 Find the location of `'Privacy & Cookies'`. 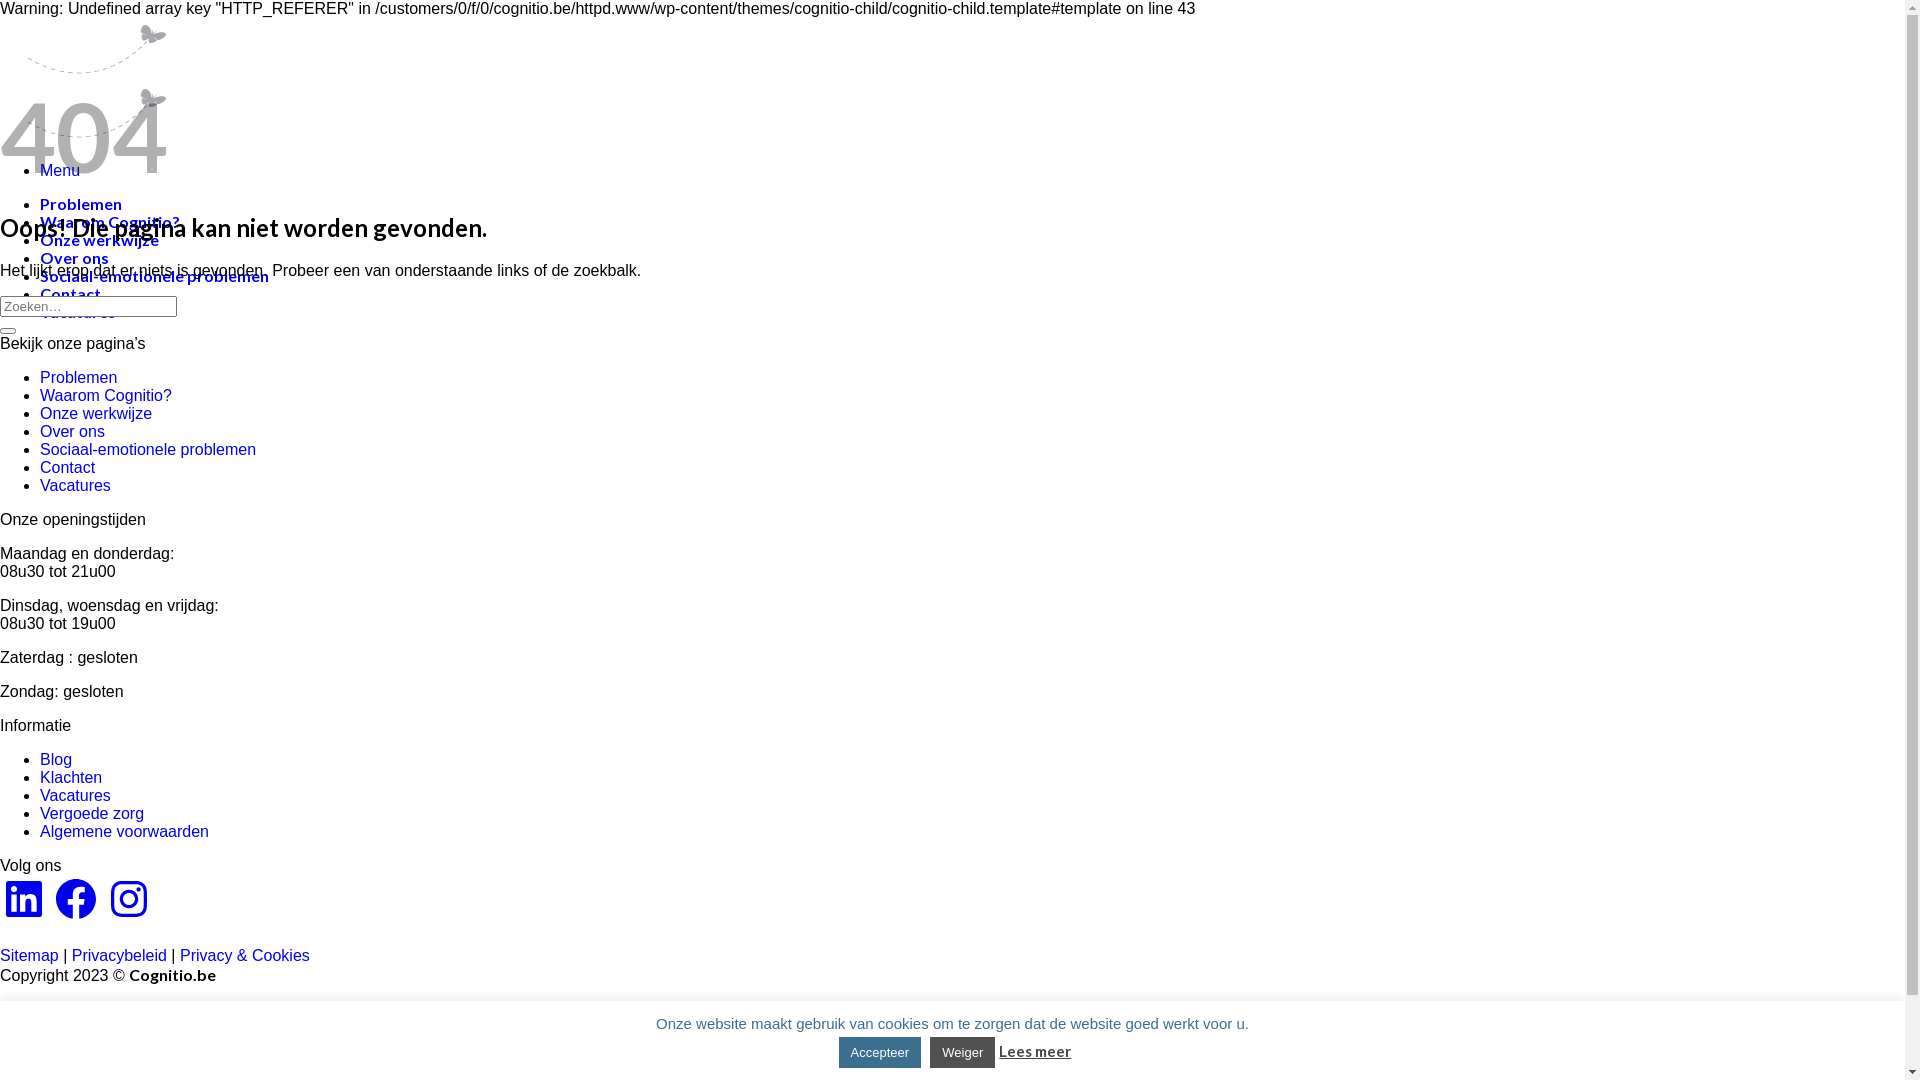

'Privacy & Cookies' is located at coordinates (243, 954).